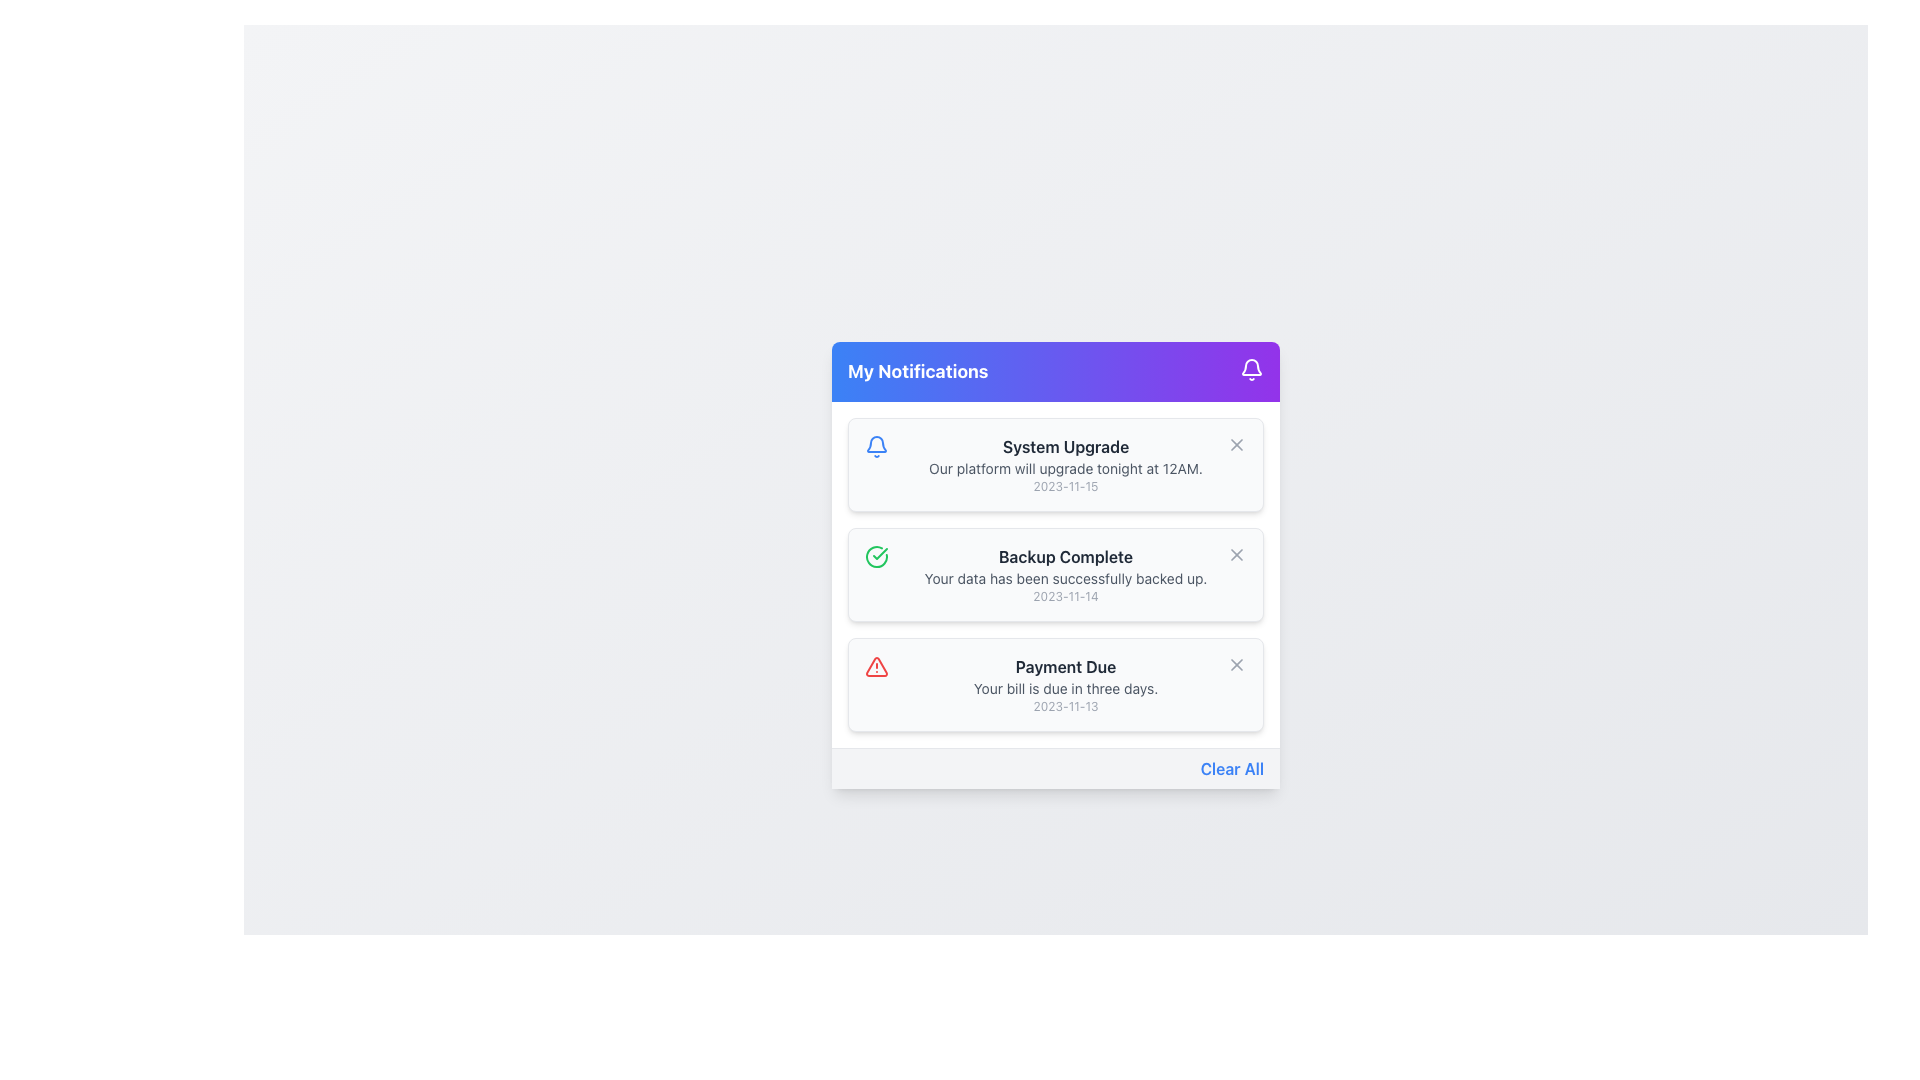 This screenshot has width=1920, height=1080. Describe the element at coordinates (1064, 666) in the screenshot. I see `the static text displaying 'Payment Due' in bold within the third notification card, positioned above the due information` at that location.